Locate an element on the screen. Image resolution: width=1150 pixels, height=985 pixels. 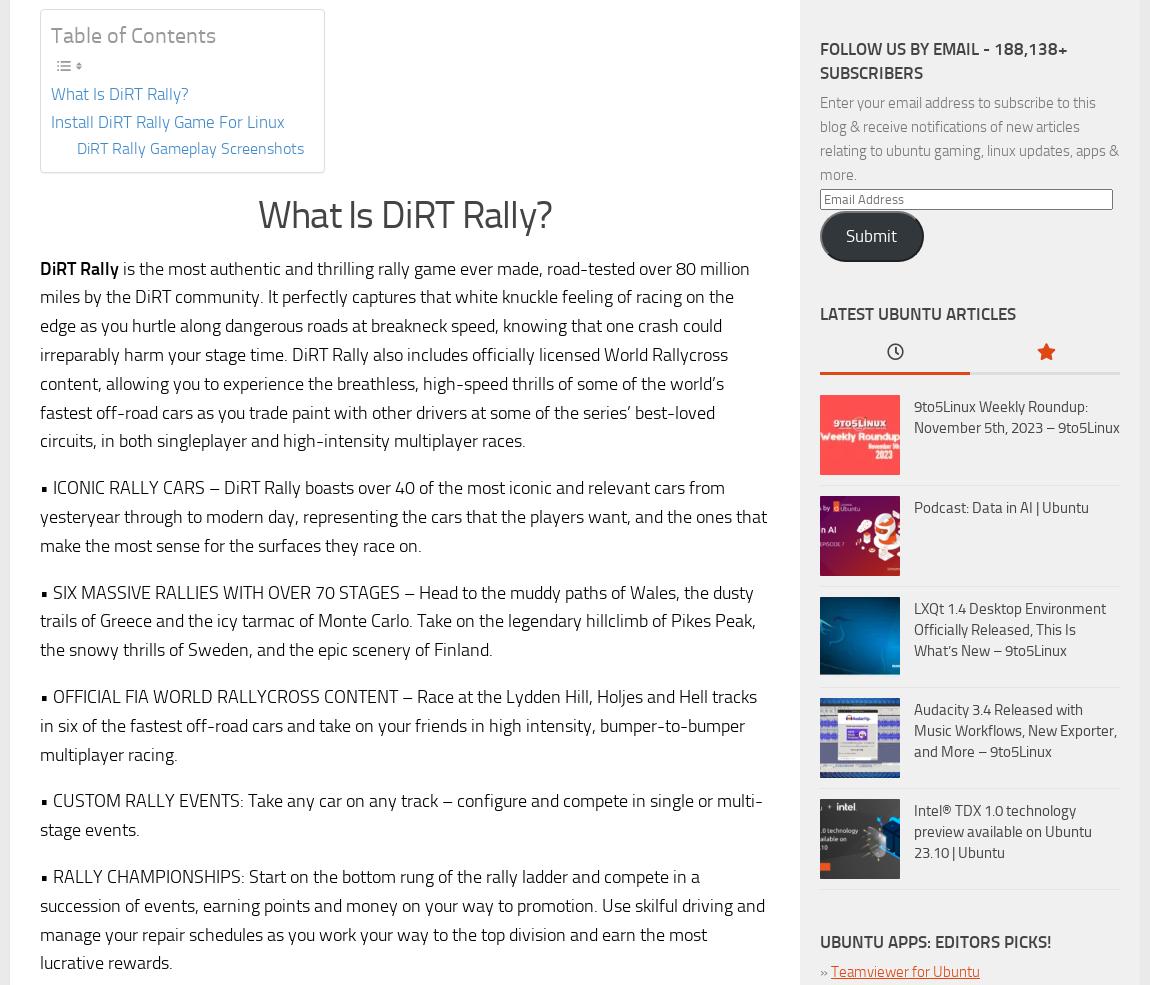
'LXQt 1.4 Desktop Environment Officially Released, This Is What’s New – 9to5Linux' is located at coordinates (914, 628).